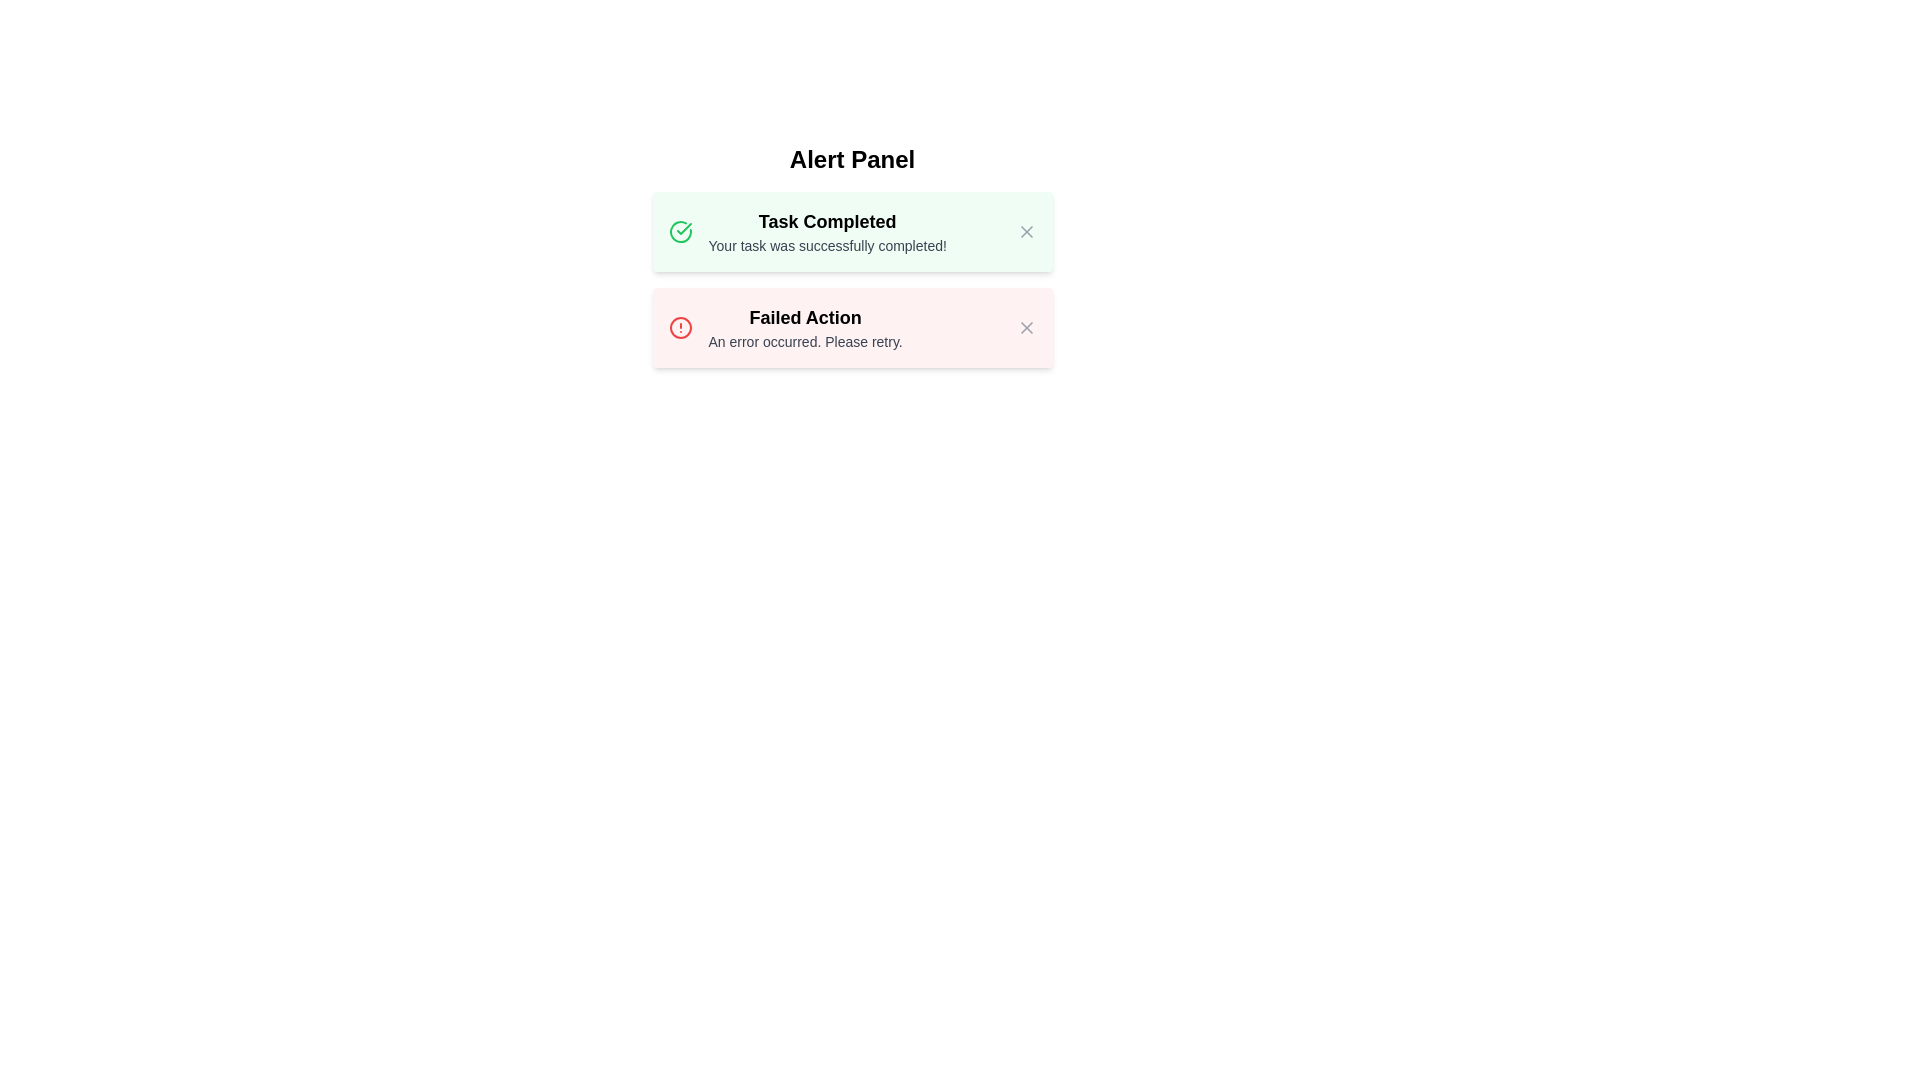 This screenshot has height=1080, width=1920. Describe the element at coordinates (805, 316) in the screenshot. I see `the Text Label in the alert box that conveys the title of the error notification, which is positioned at the top of the alert box with a red background` at that location.